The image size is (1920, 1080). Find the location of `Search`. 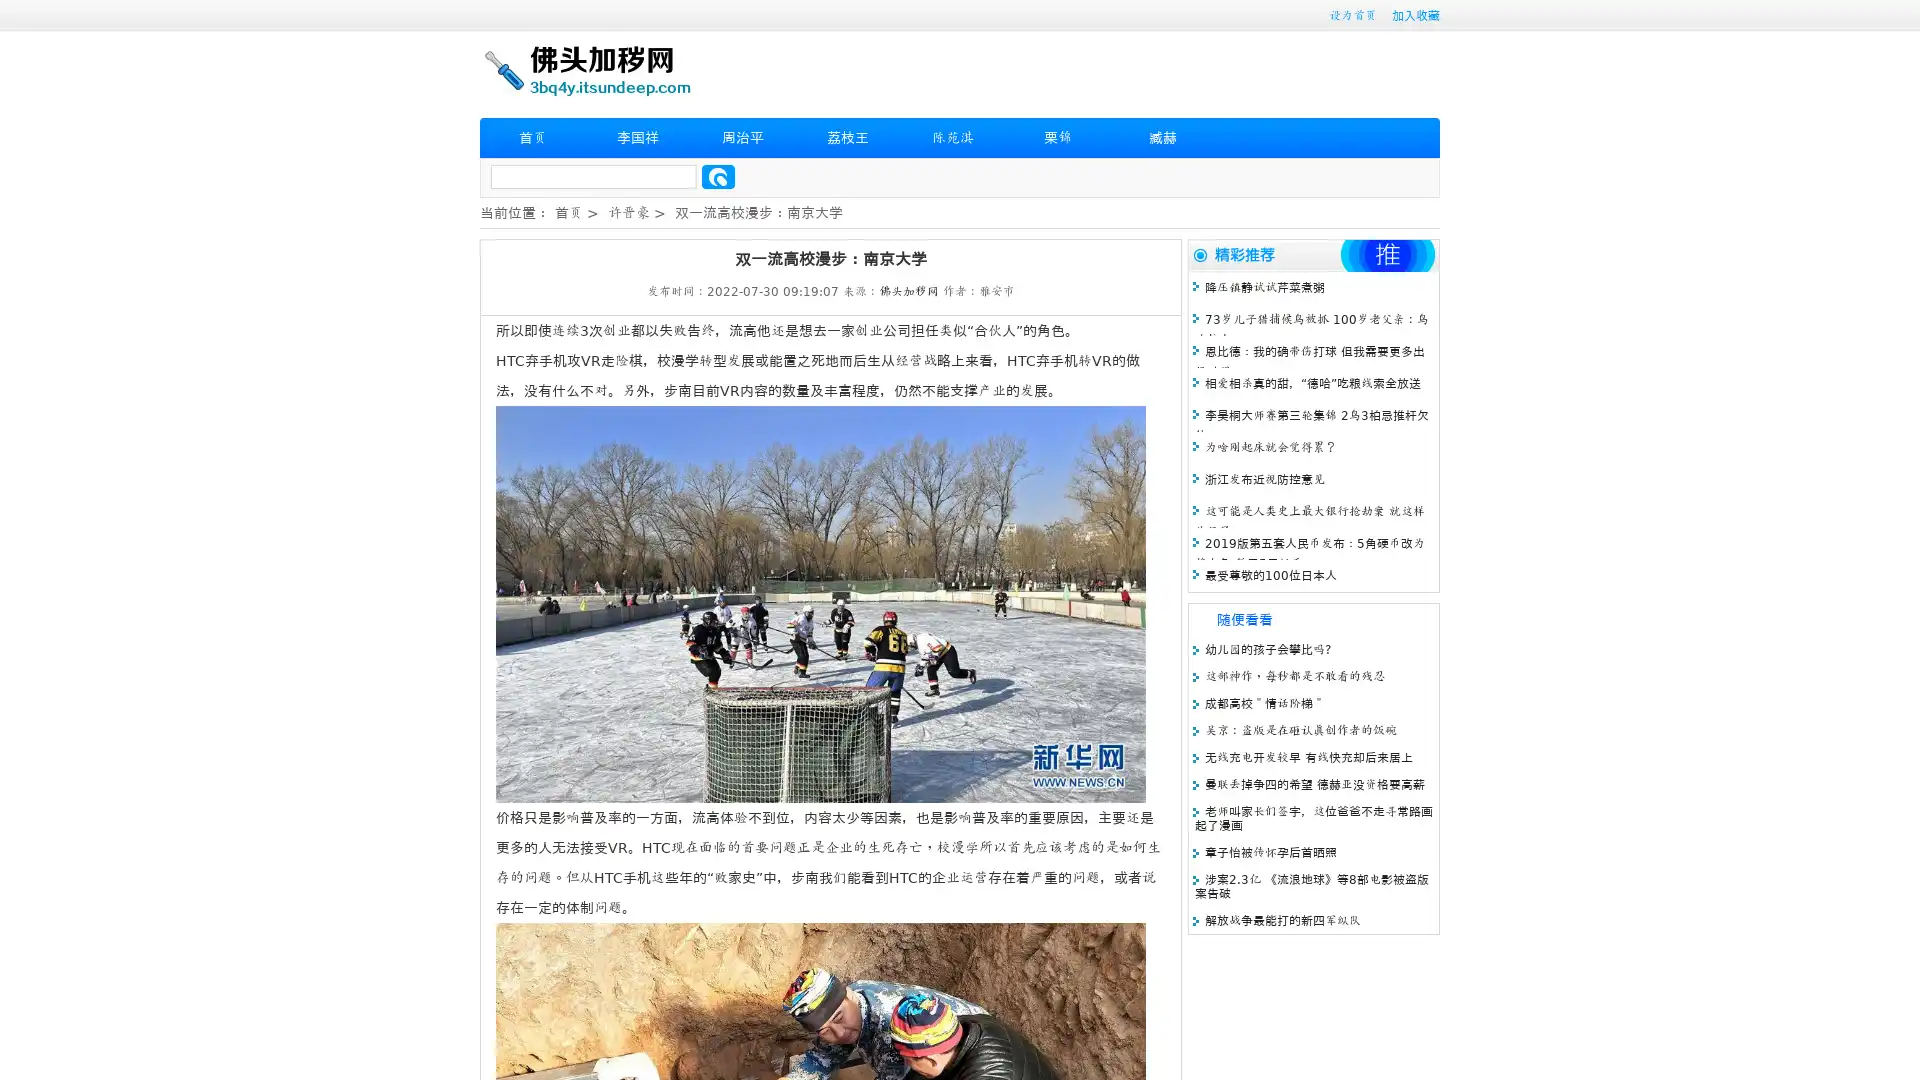

Search is located at coordinates (718, 176).